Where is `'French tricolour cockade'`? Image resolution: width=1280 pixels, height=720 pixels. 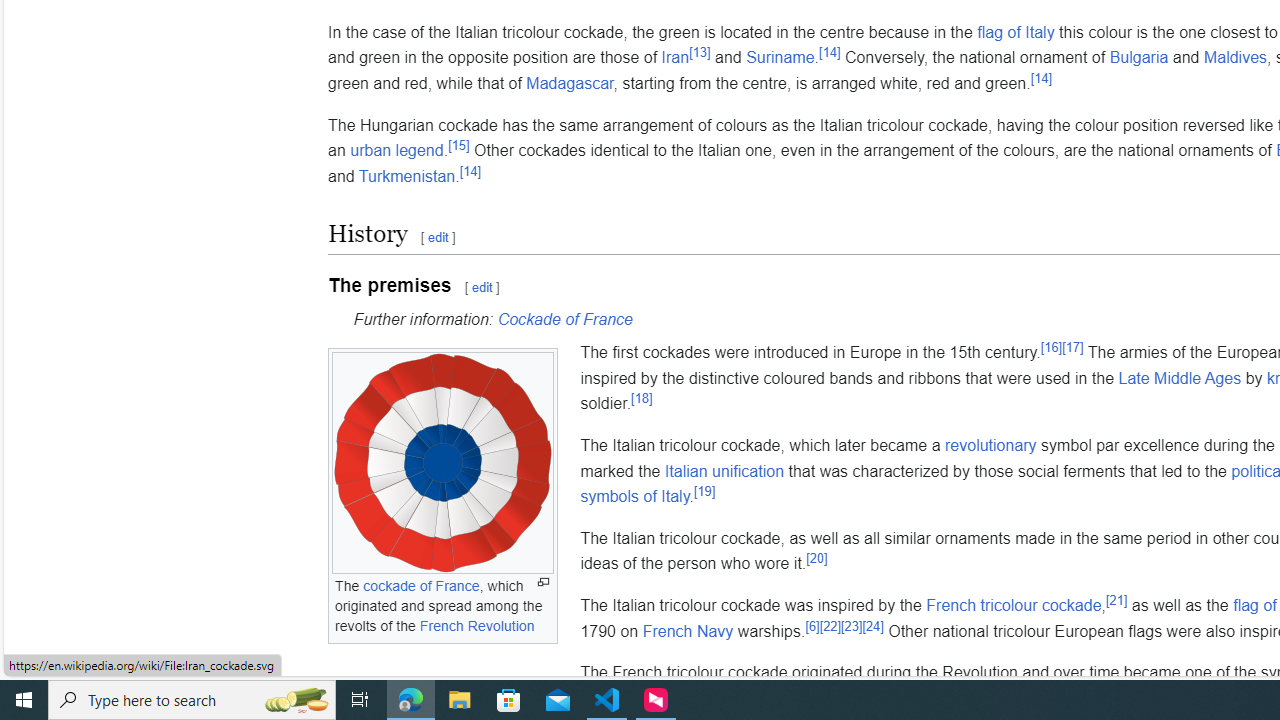 'French tricolour cockade' is located at coordinates (1013, 604).